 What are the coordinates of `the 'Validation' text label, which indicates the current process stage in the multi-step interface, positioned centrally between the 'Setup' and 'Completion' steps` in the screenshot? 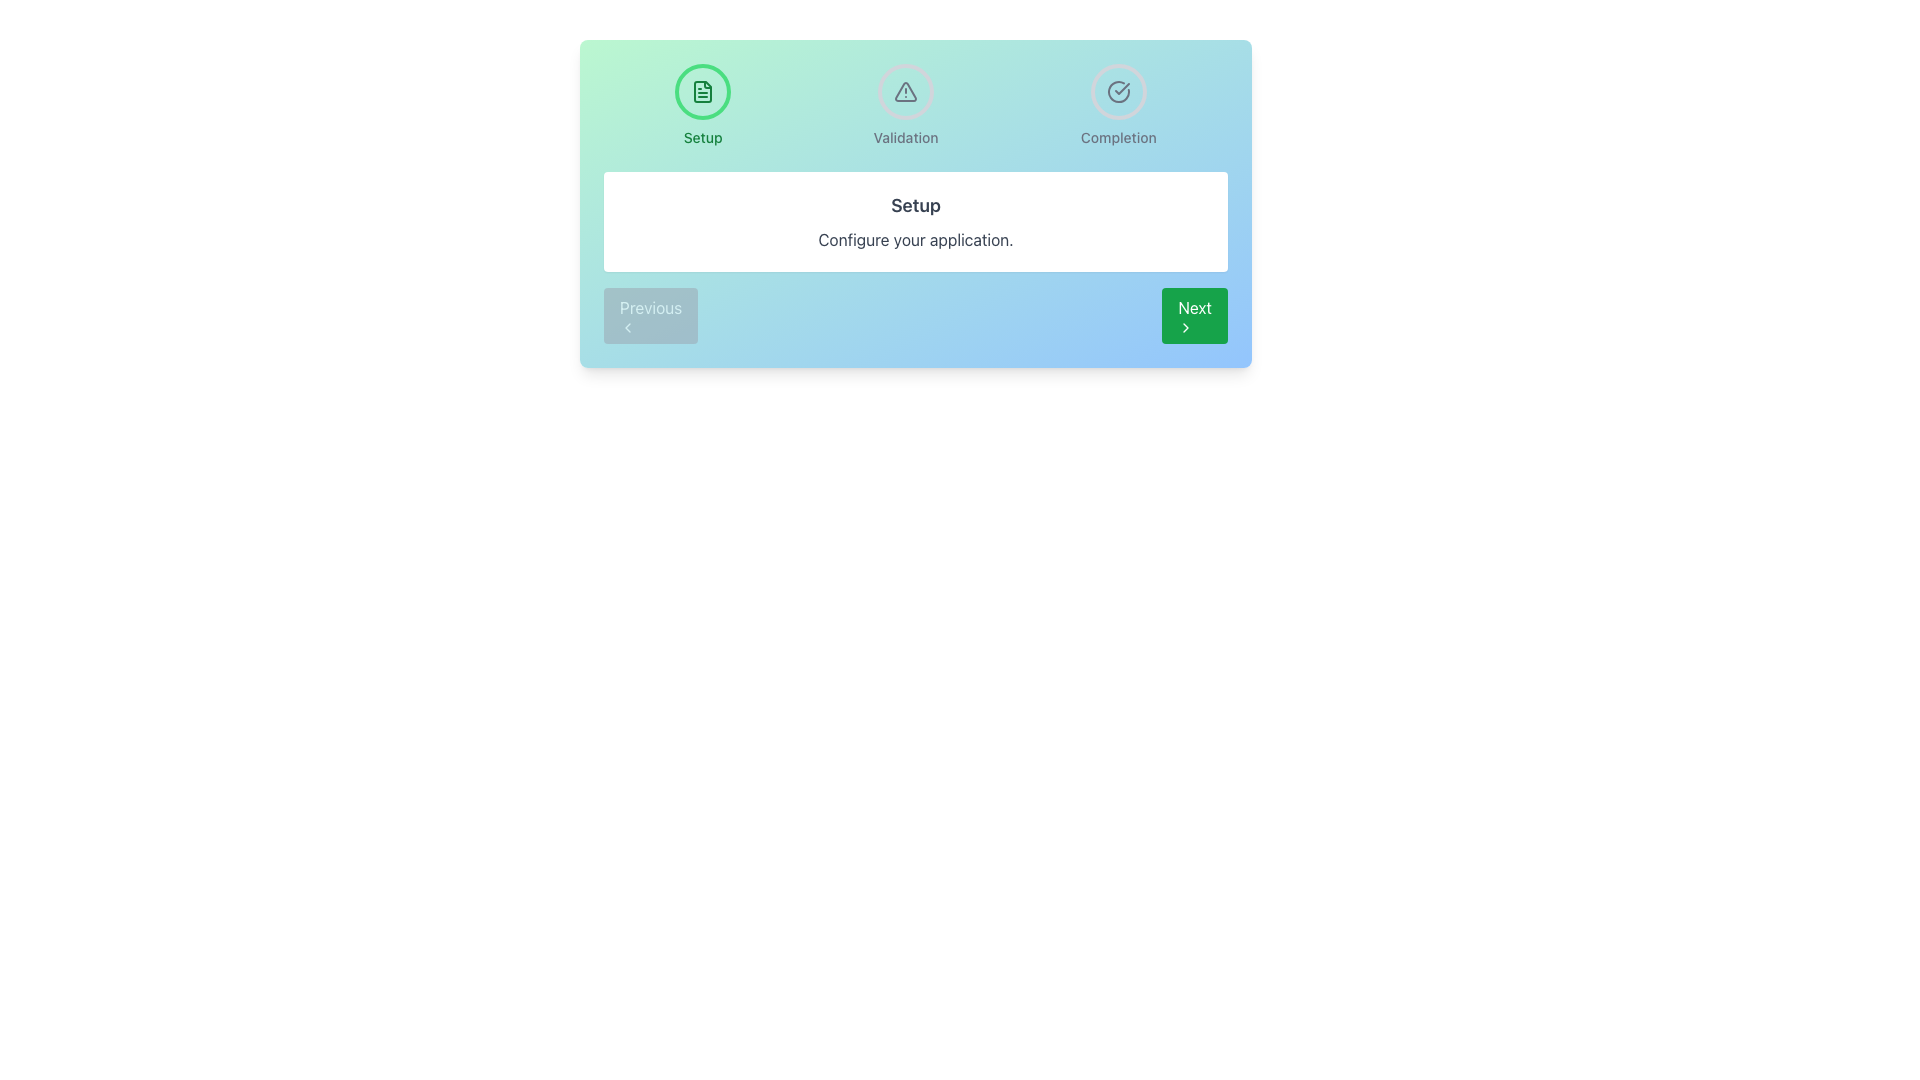 It's located at (905, 137).